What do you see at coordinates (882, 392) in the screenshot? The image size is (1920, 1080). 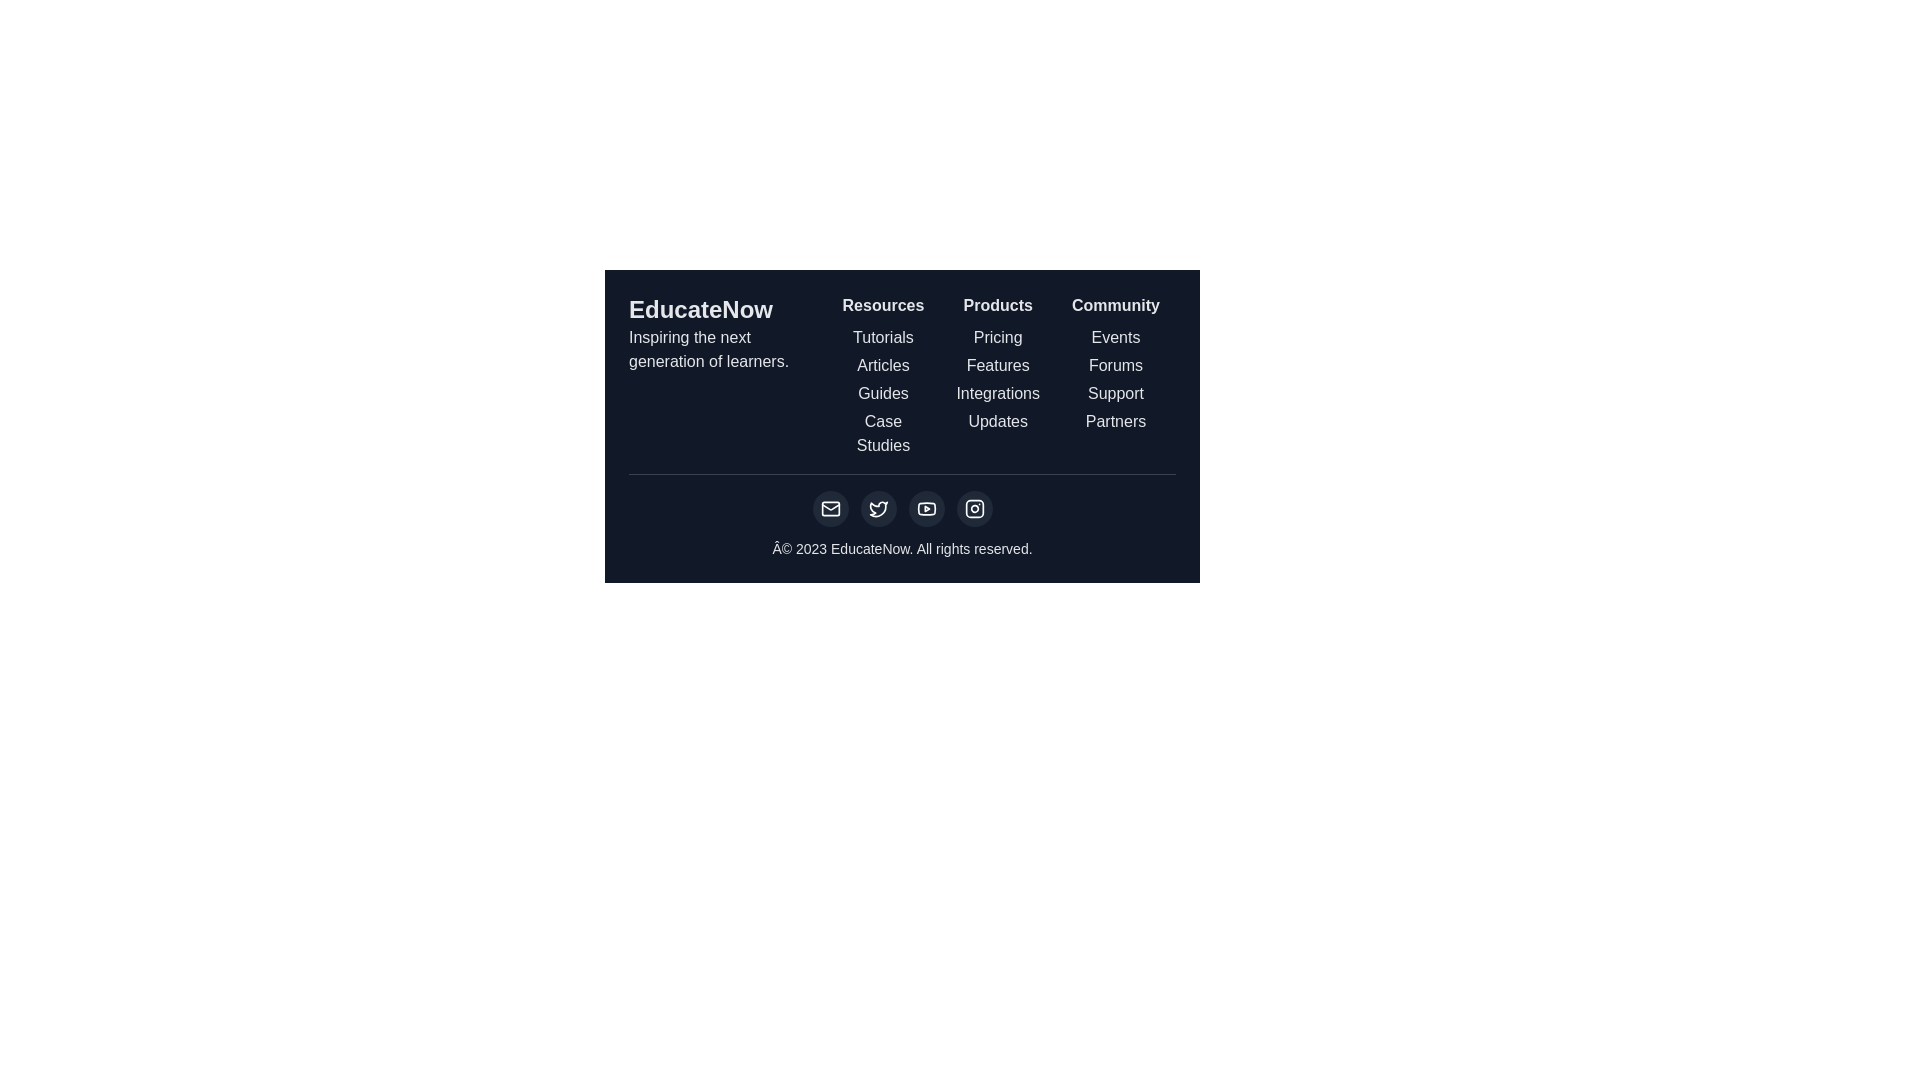 I see `the vertical navigation list containing 'Tutorials', 'Articles', 'Guides', and 'Case Studies'` at bounding box center [882, 392].